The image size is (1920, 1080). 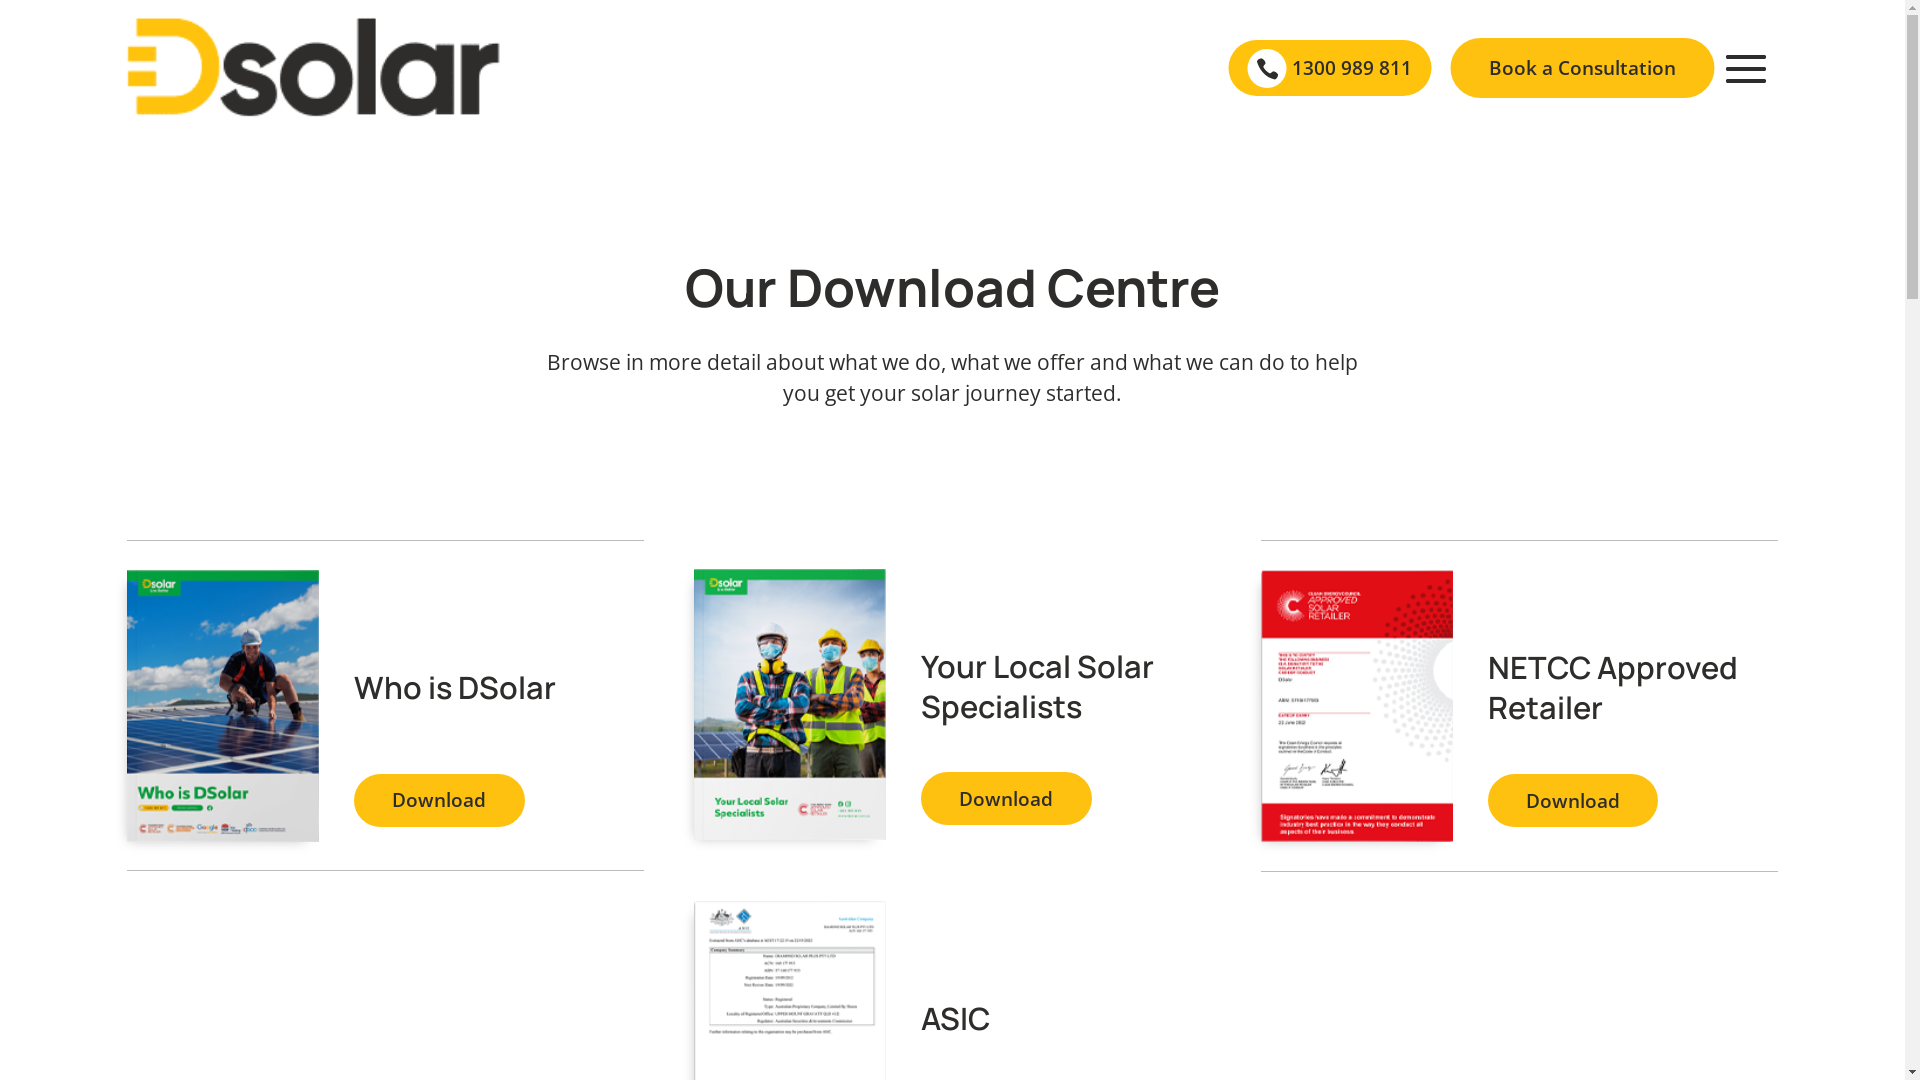 What do you see at coordinates (1037, 685) in the screenshot?
I see `'Your Local Solar Specialists'` at bounding box center [1037, 685].